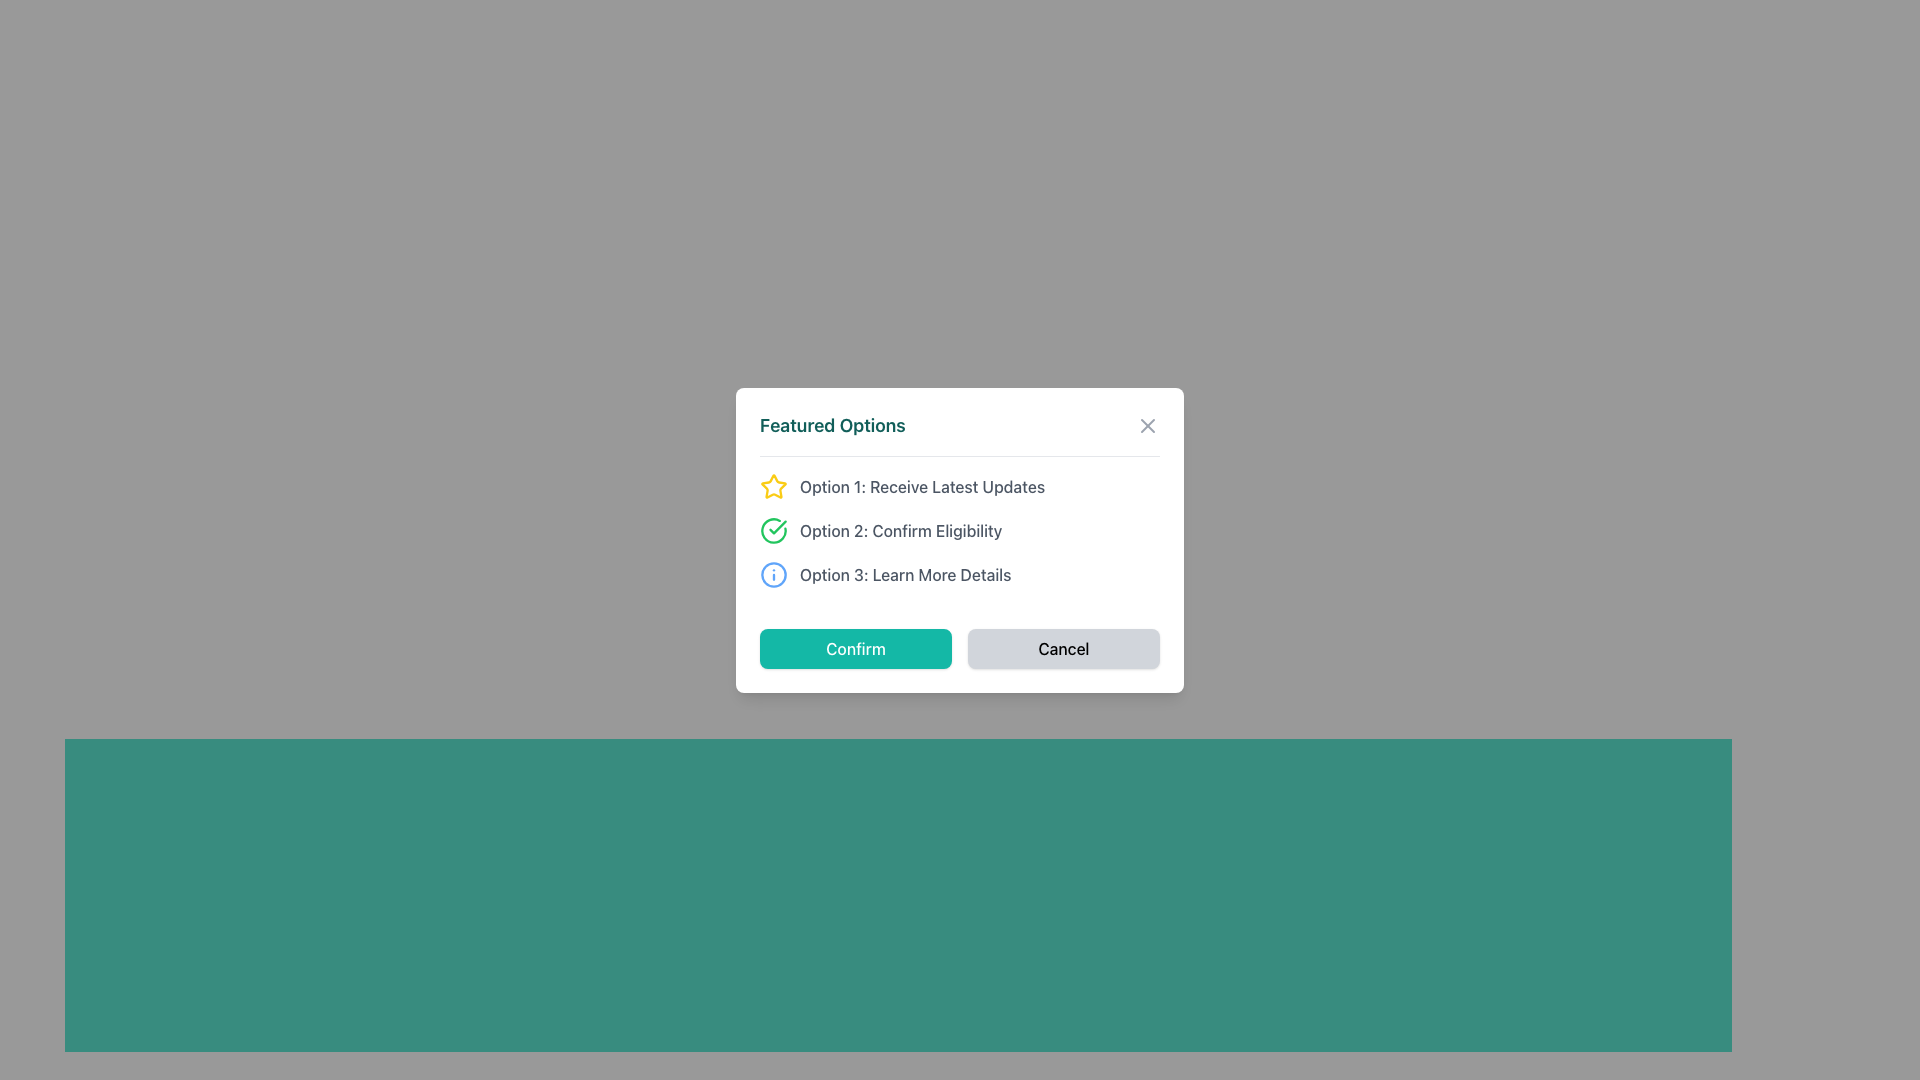 The height and width of the screenshot is (1080, 1920). I want to click on the button group containing 'Confirm' and 'Cancel' buttons, so click(960, 648).